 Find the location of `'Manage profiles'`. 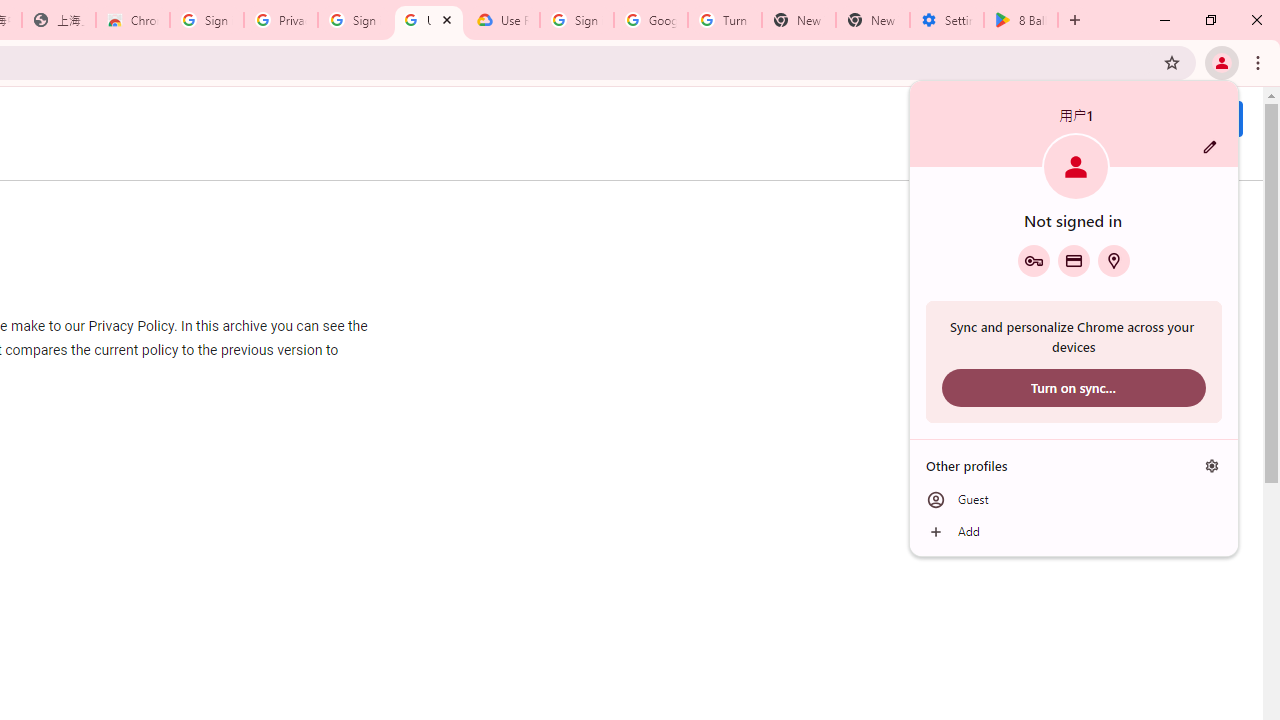

'Manage profiles' is located at coordinates (1211, 465).